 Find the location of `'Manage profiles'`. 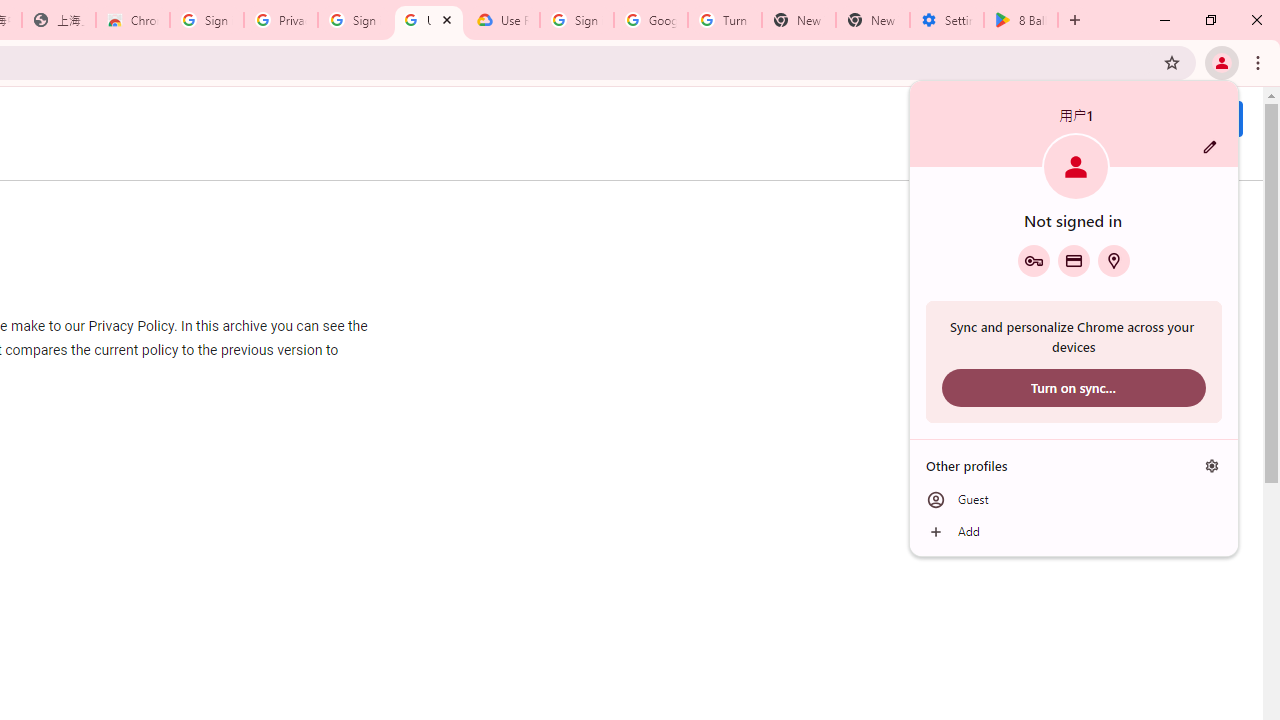

'Manage profiles' is located at coordinates (1211, 465).